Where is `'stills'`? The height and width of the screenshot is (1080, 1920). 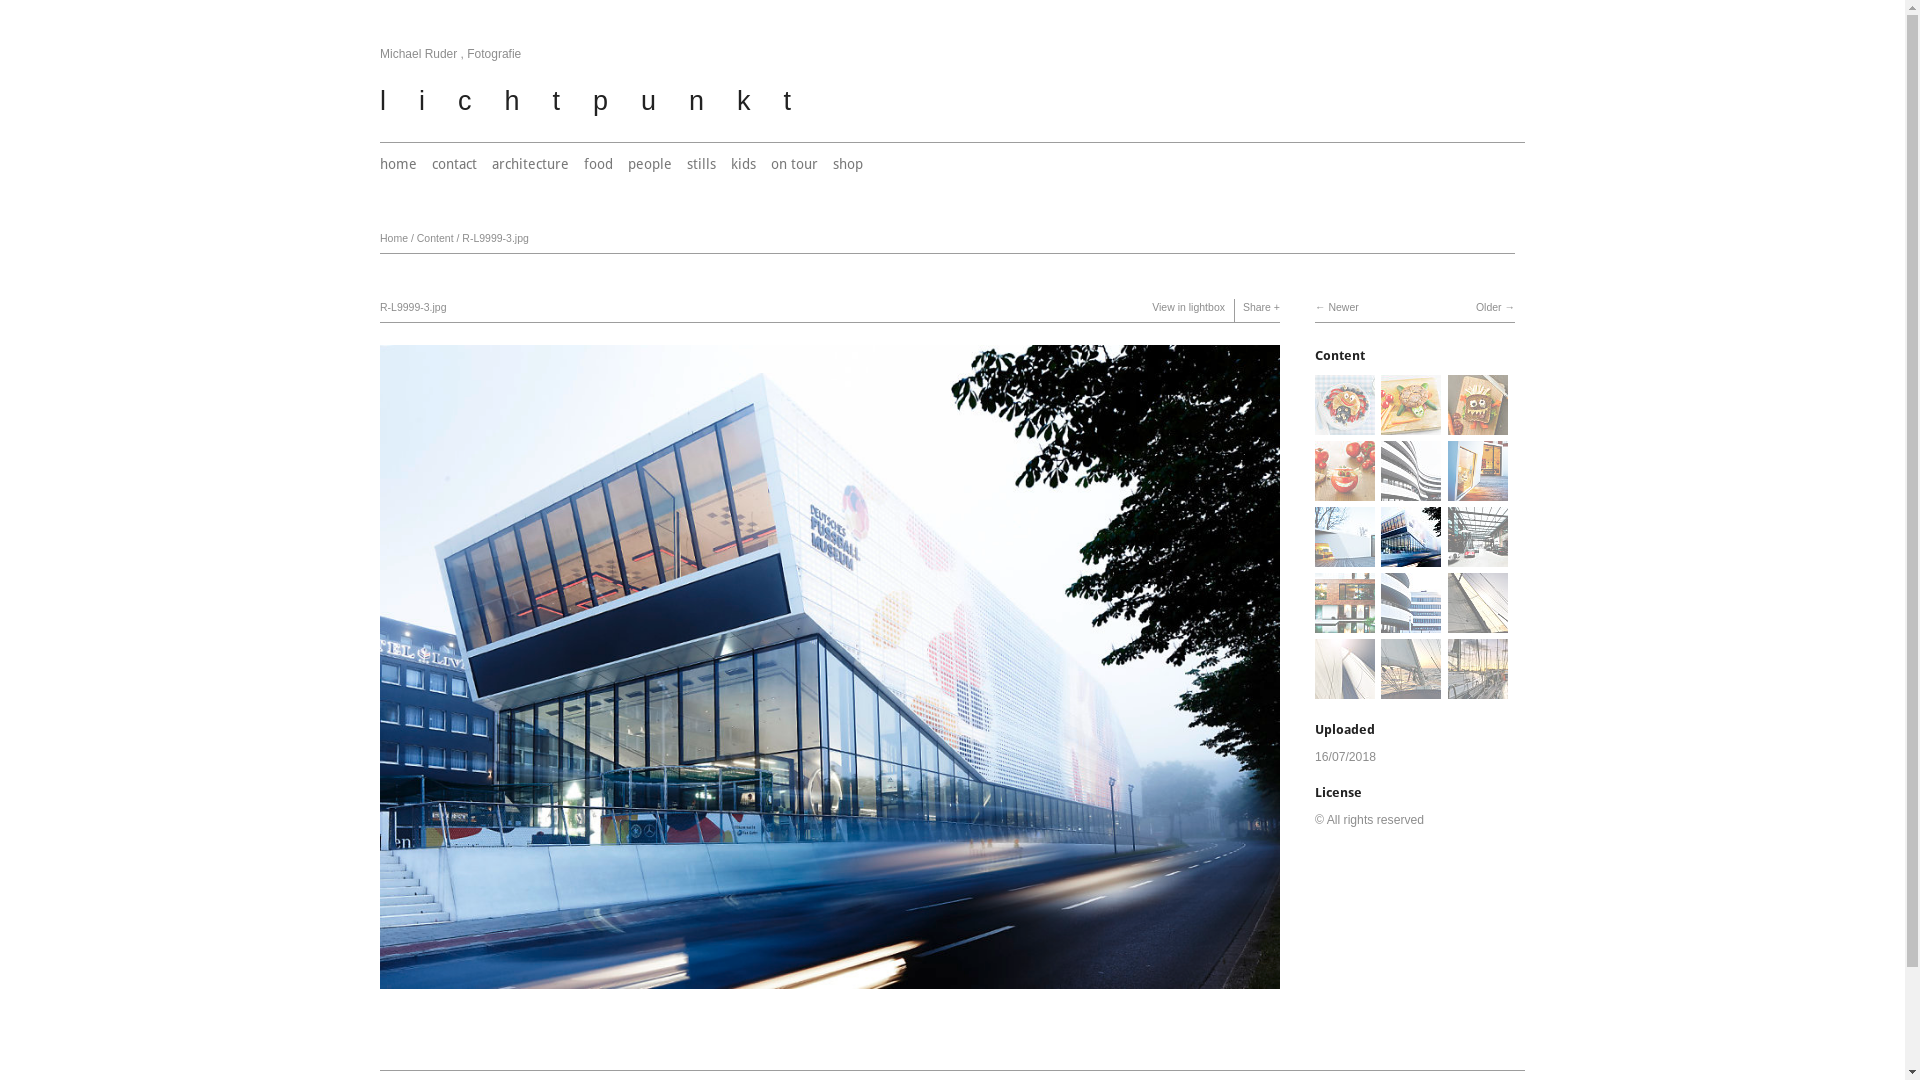 'stills' is located at coordinates (701, 163).